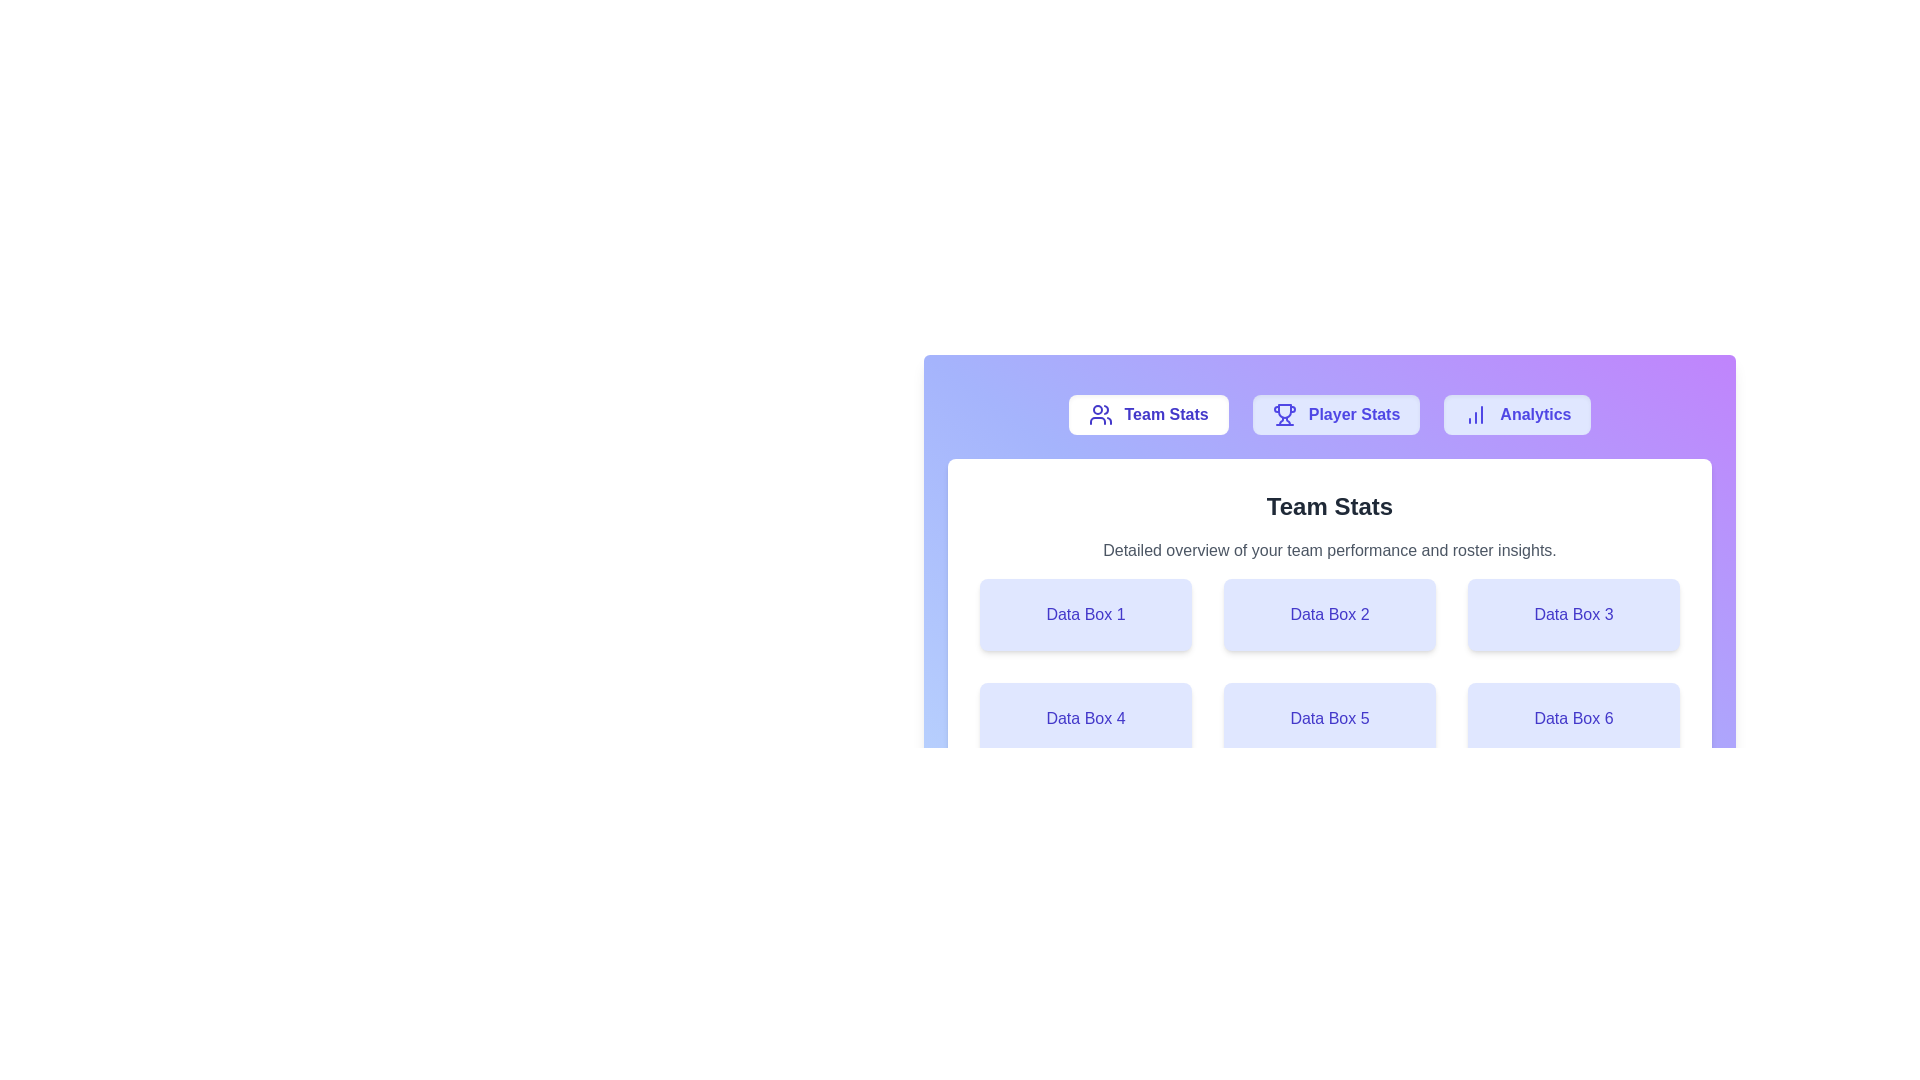 The height and width of the screenshot is (1080, 1920). Describe the element at coordinates (1148, 414) in the screenshot. I see `the tab labeled Team Stats` at that location.